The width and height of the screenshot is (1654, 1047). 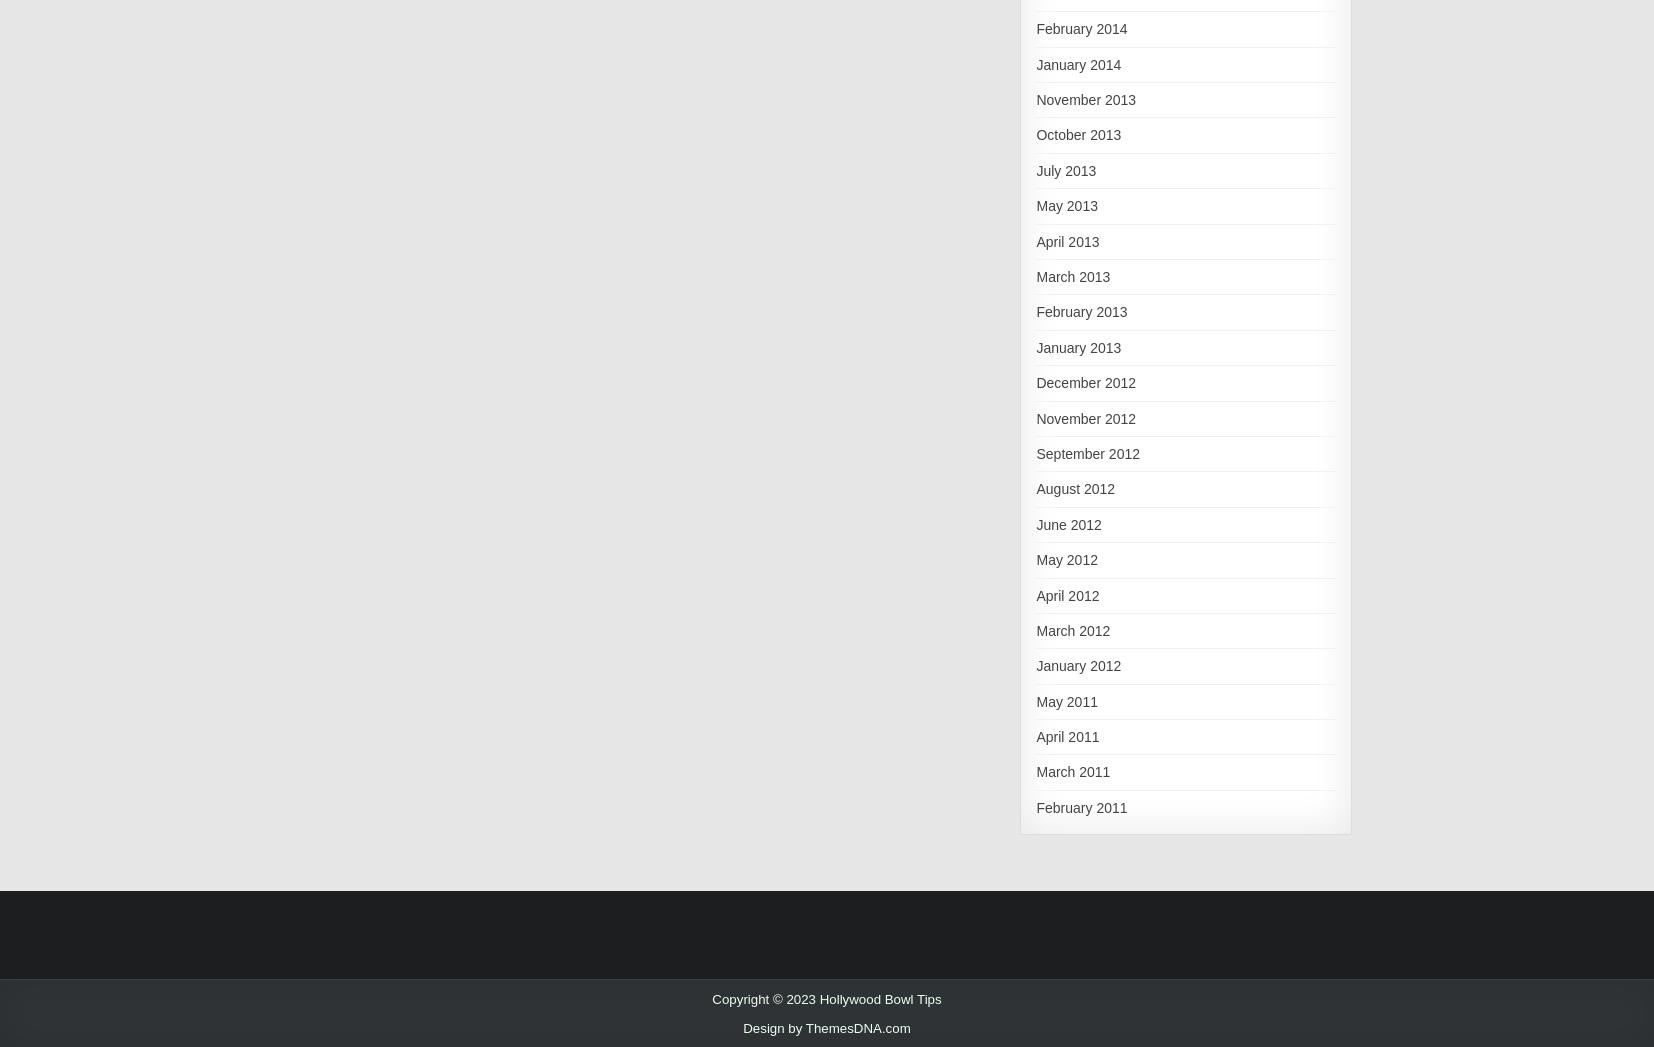 I want to click on 'April 2012', so click(x=1066, y=594).